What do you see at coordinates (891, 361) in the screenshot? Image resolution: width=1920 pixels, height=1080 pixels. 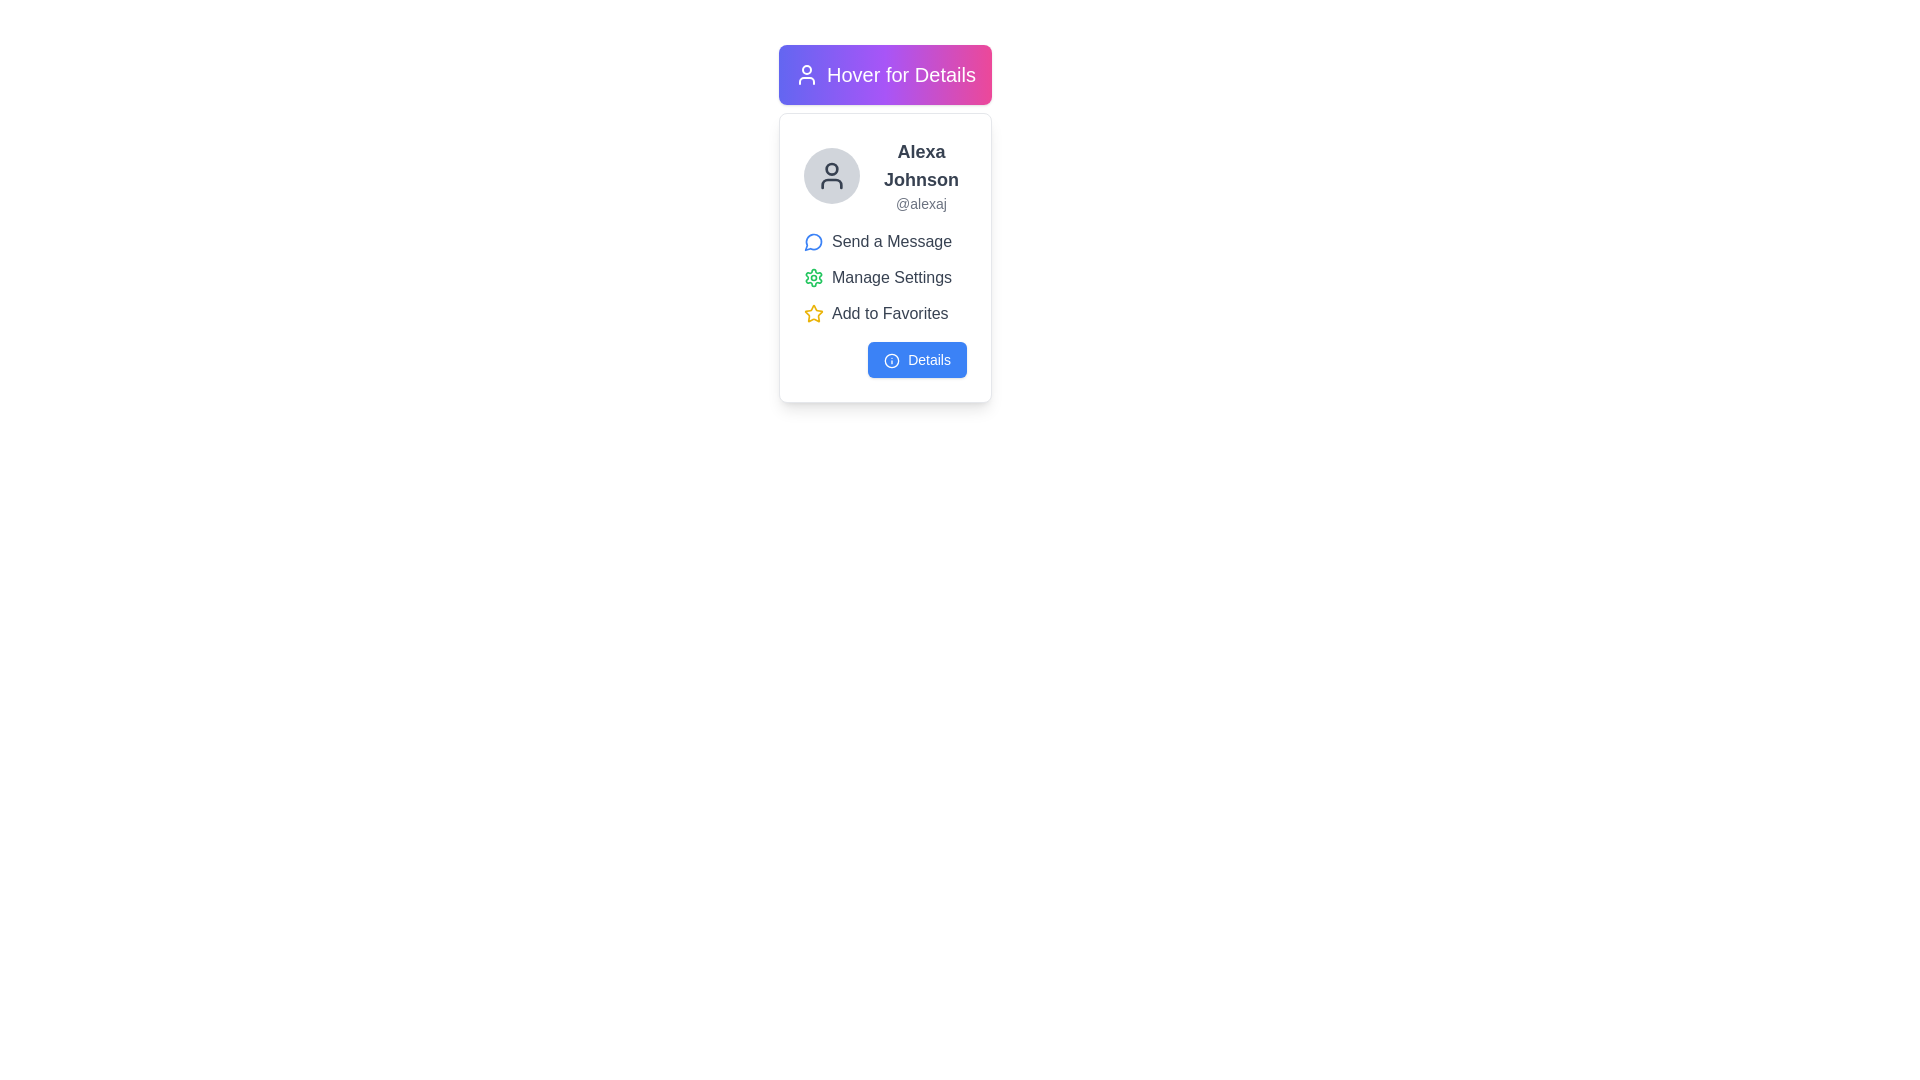 I see `the informational icon located to the left of the 'Details' button at the lower part of the card` at bounding box center [891, 361].